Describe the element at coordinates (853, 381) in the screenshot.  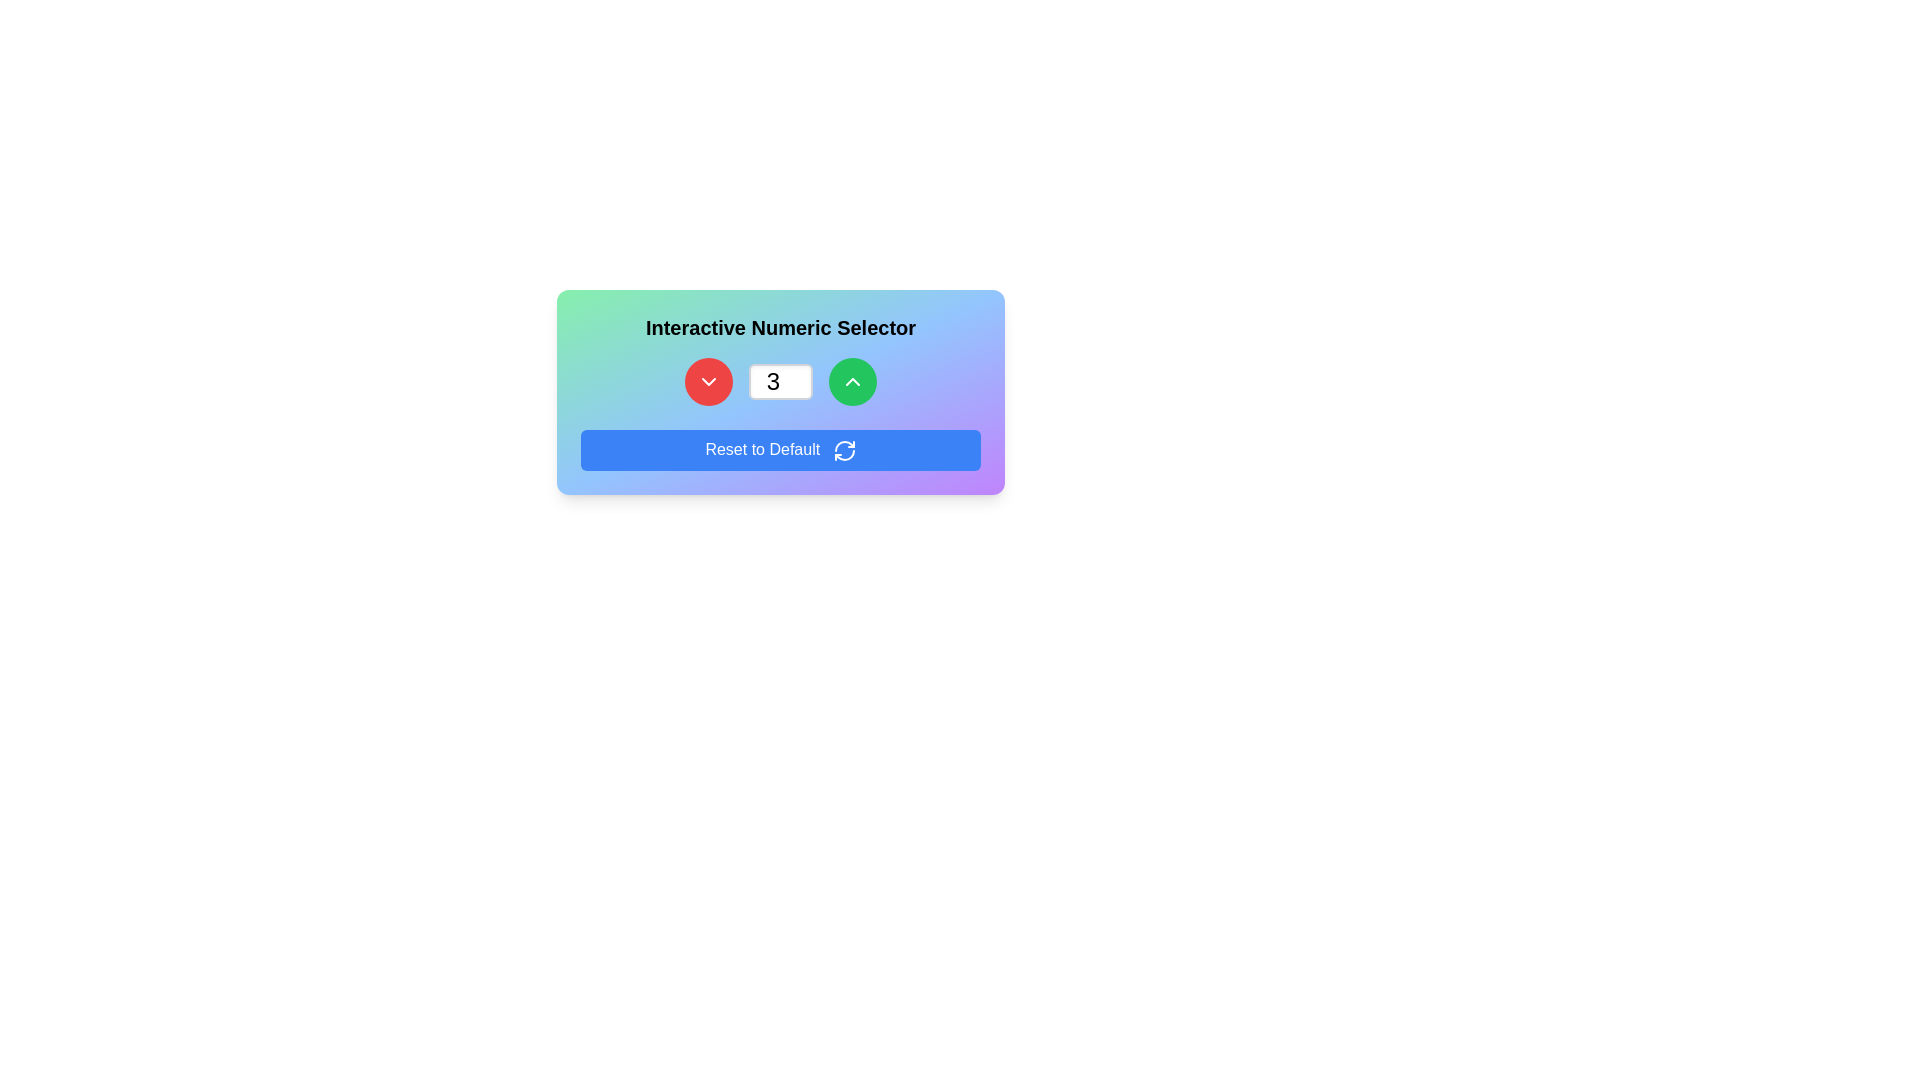
I see `the increment control icon within the green-themed button to prepare for keyboard interaction` at that location.